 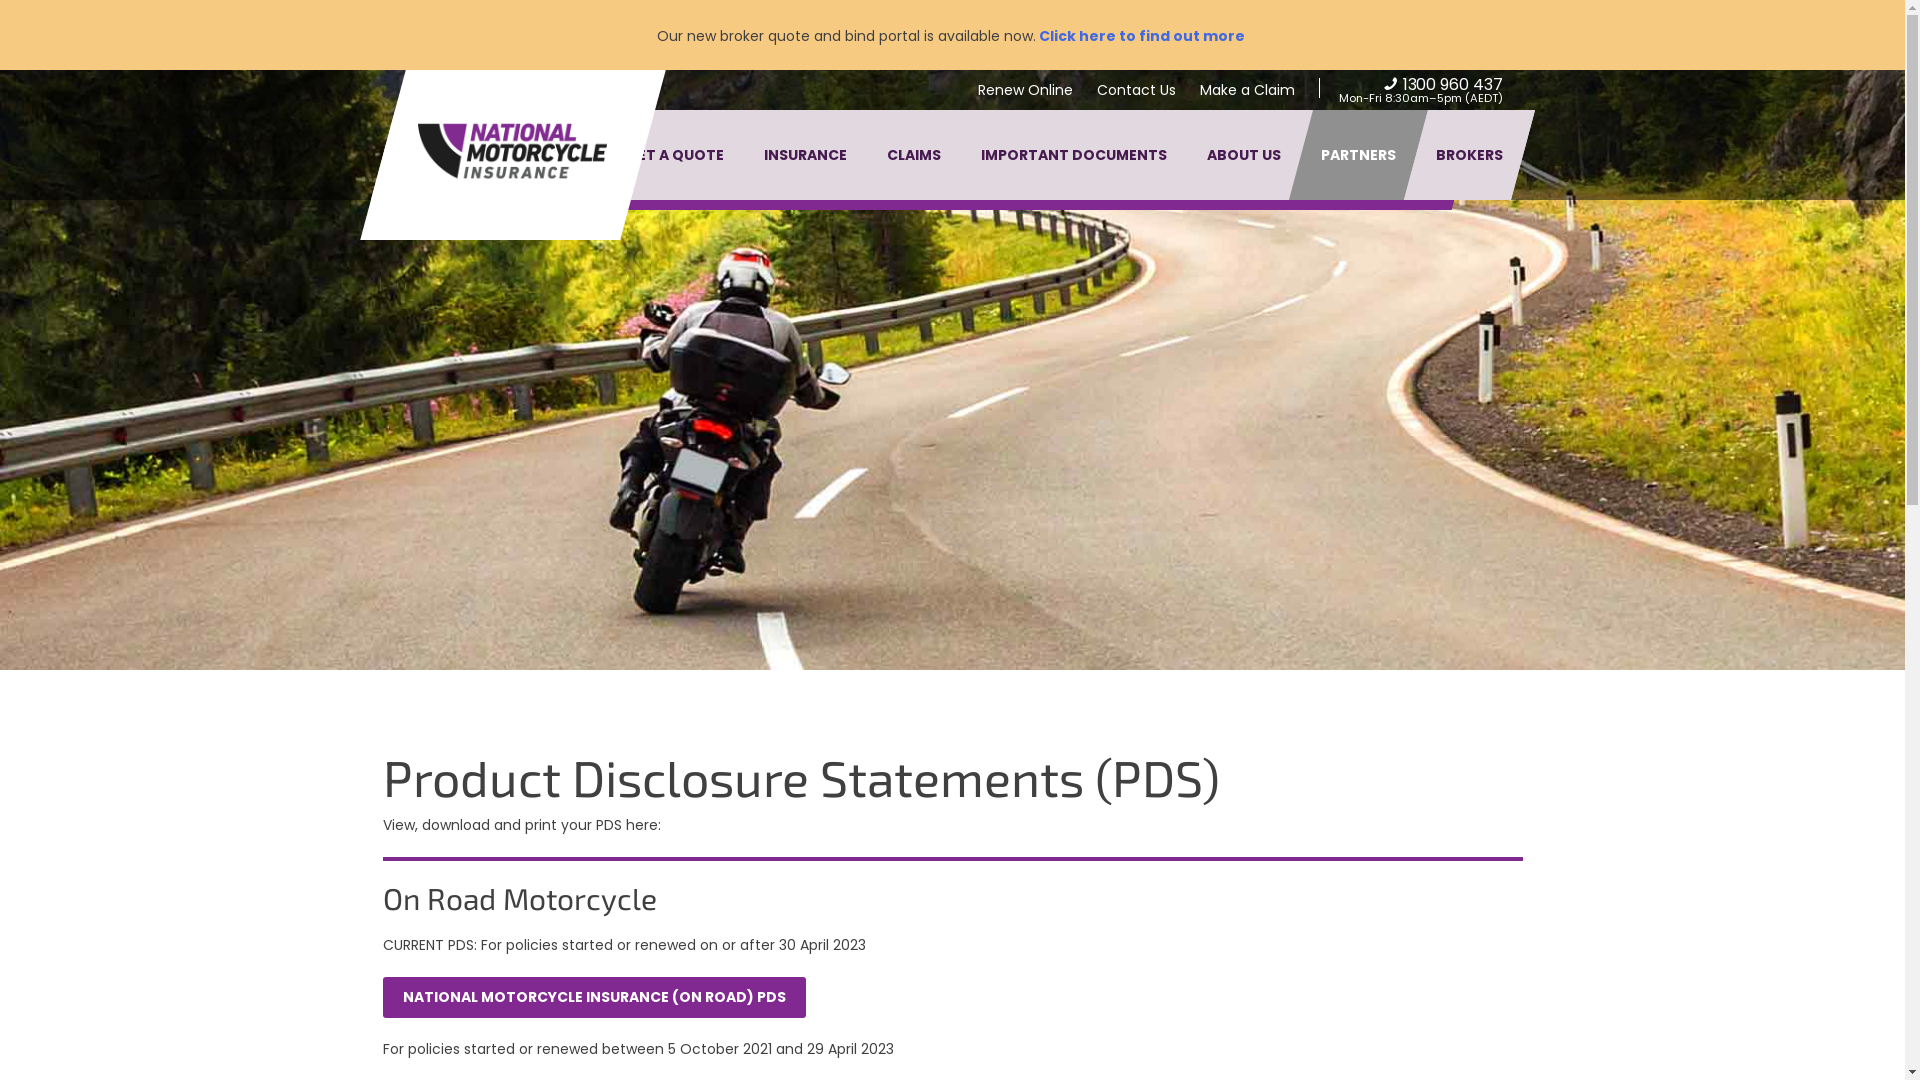 What do you see at coordinates (1072, 153) in the screenshot?
I see `'IMPORTANT DOCUMENTS'` at bounding box center [1072, 153].